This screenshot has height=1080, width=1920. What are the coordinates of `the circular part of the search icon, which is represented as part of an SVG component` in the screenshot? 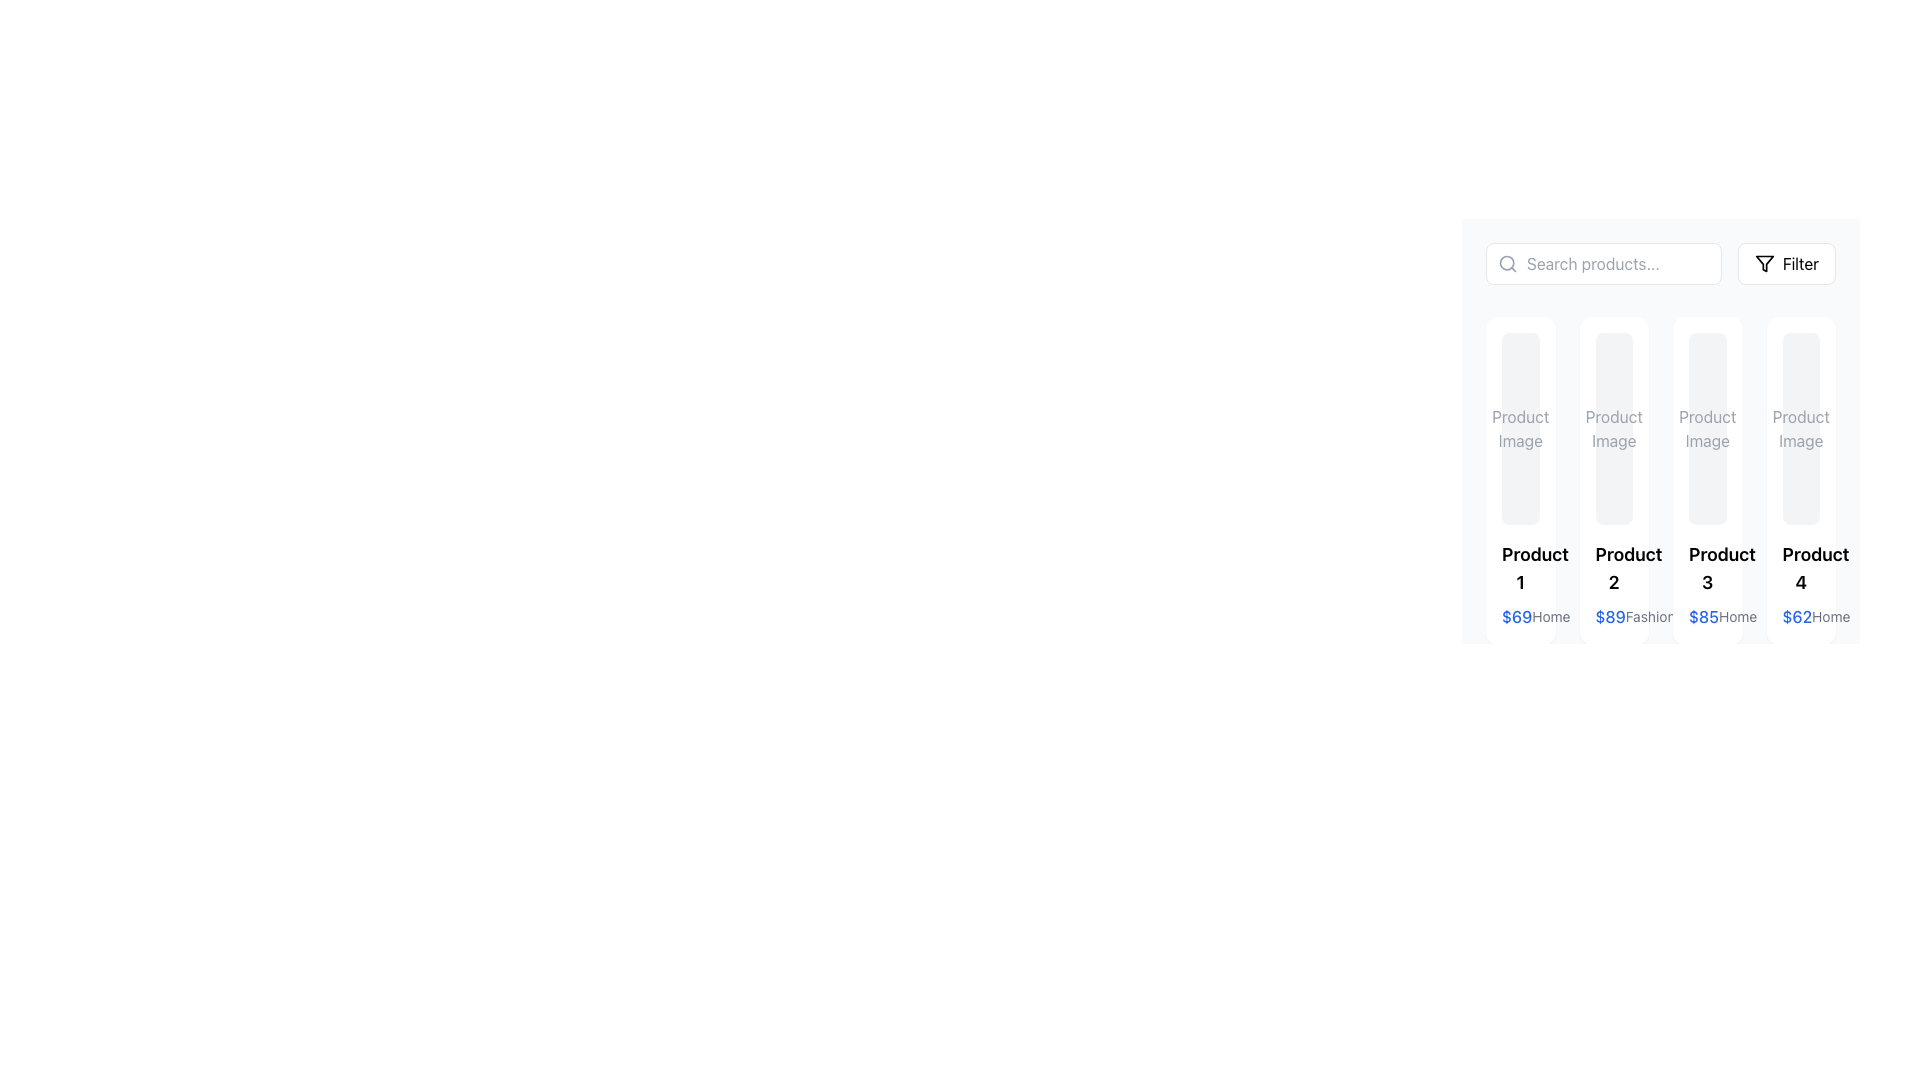 It's located at (1507, 262).